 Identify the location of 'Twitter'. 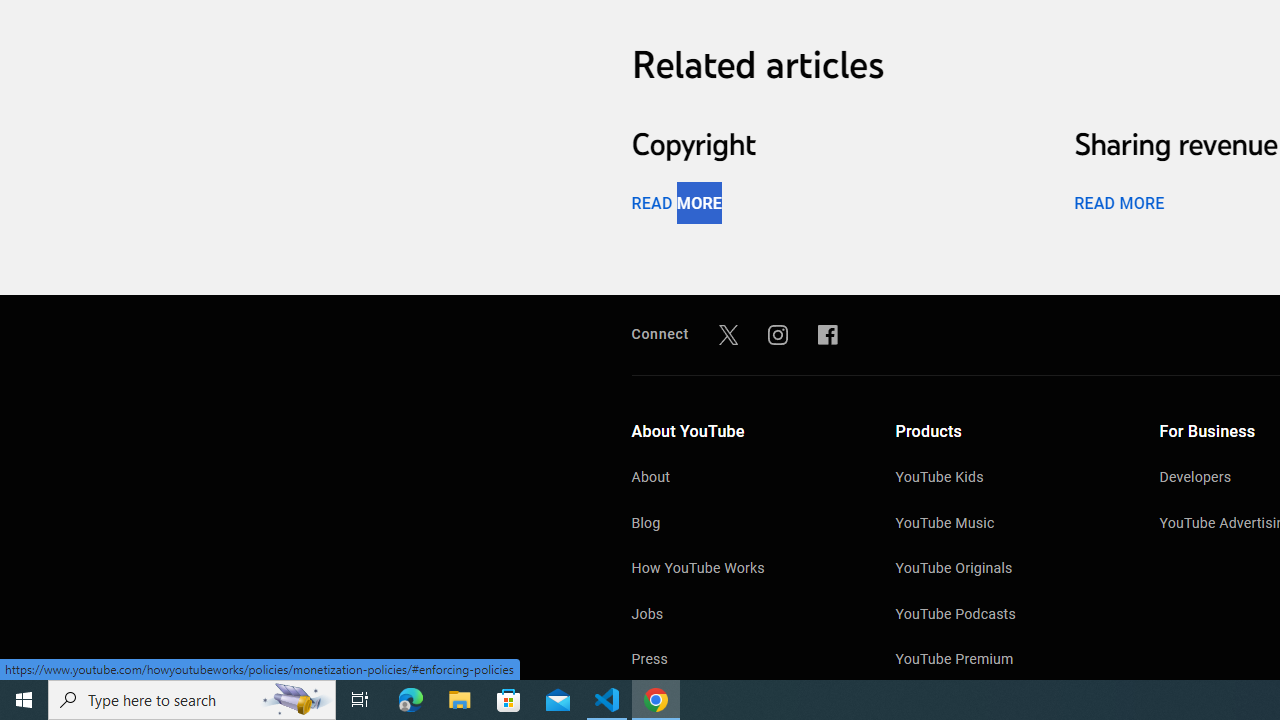
(727, 333).